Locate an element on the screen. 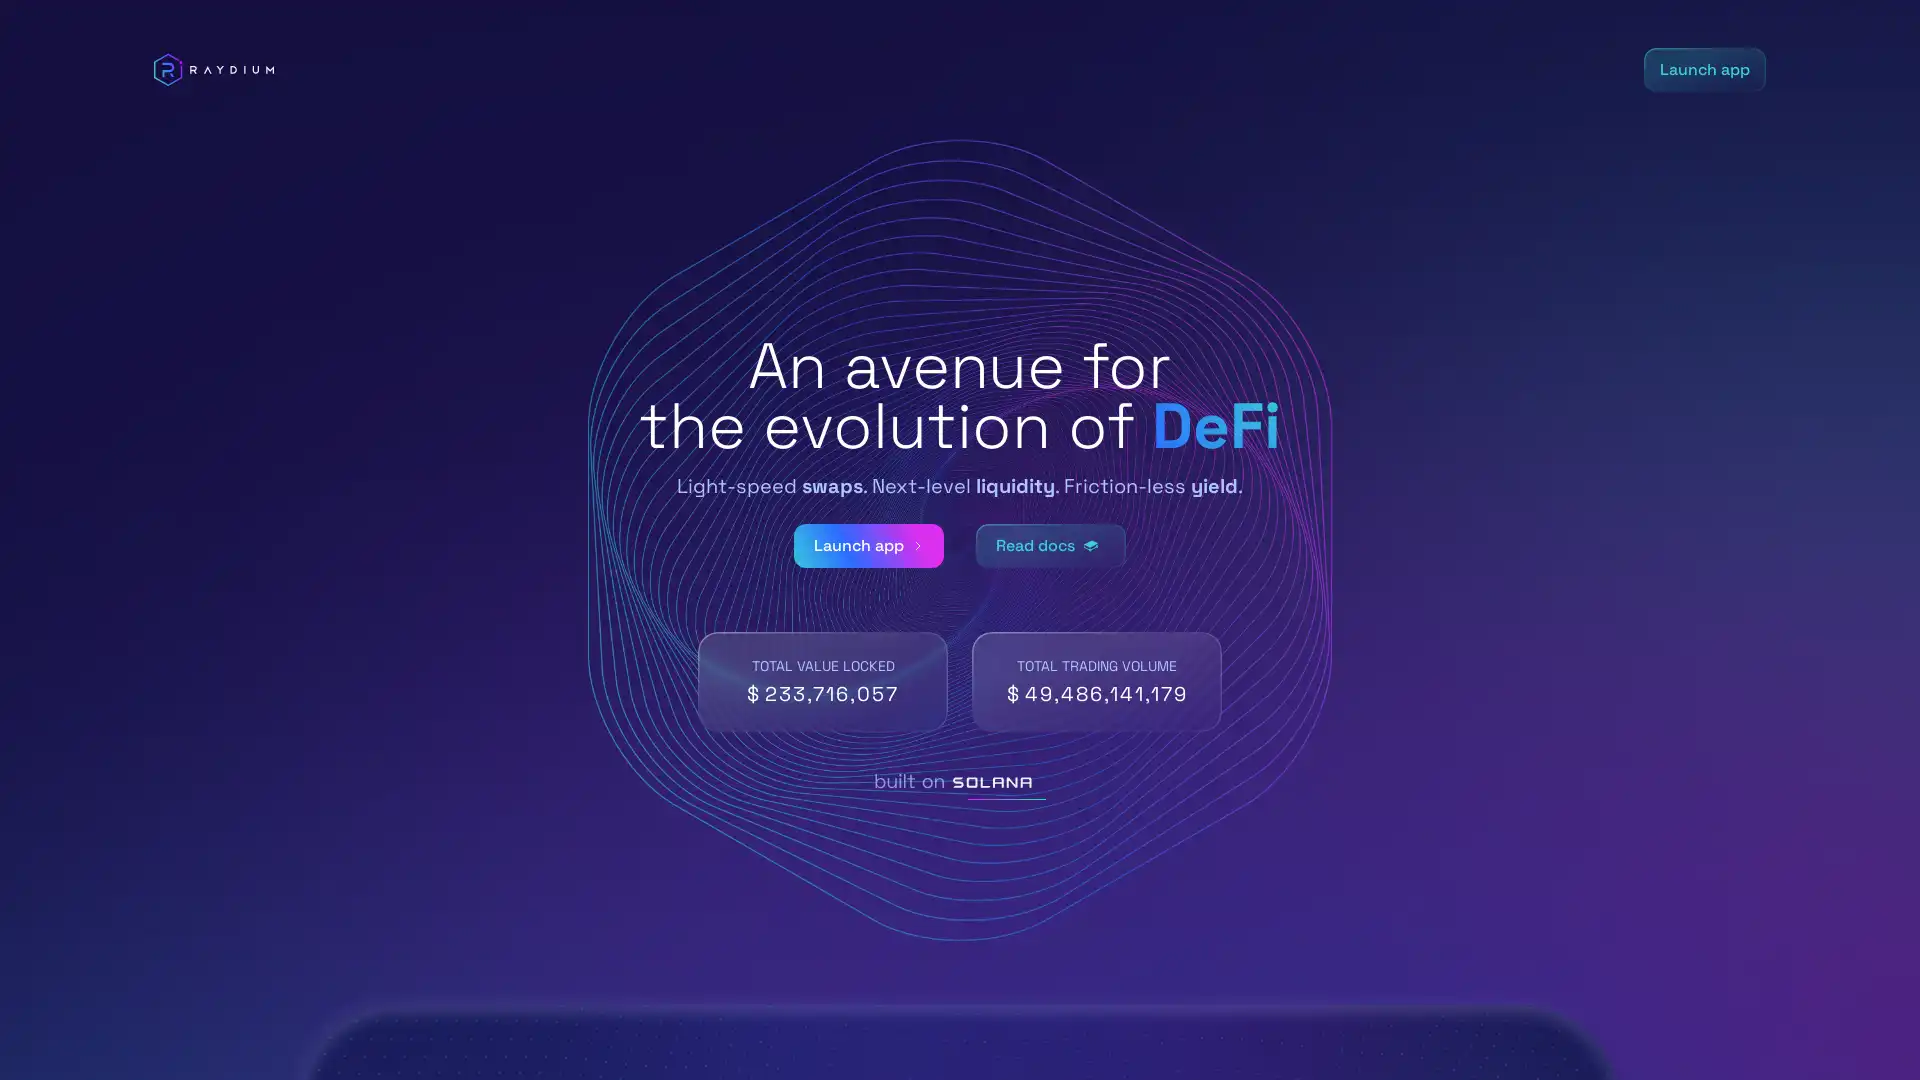  Launch app is located at coordinates (1703, 68).